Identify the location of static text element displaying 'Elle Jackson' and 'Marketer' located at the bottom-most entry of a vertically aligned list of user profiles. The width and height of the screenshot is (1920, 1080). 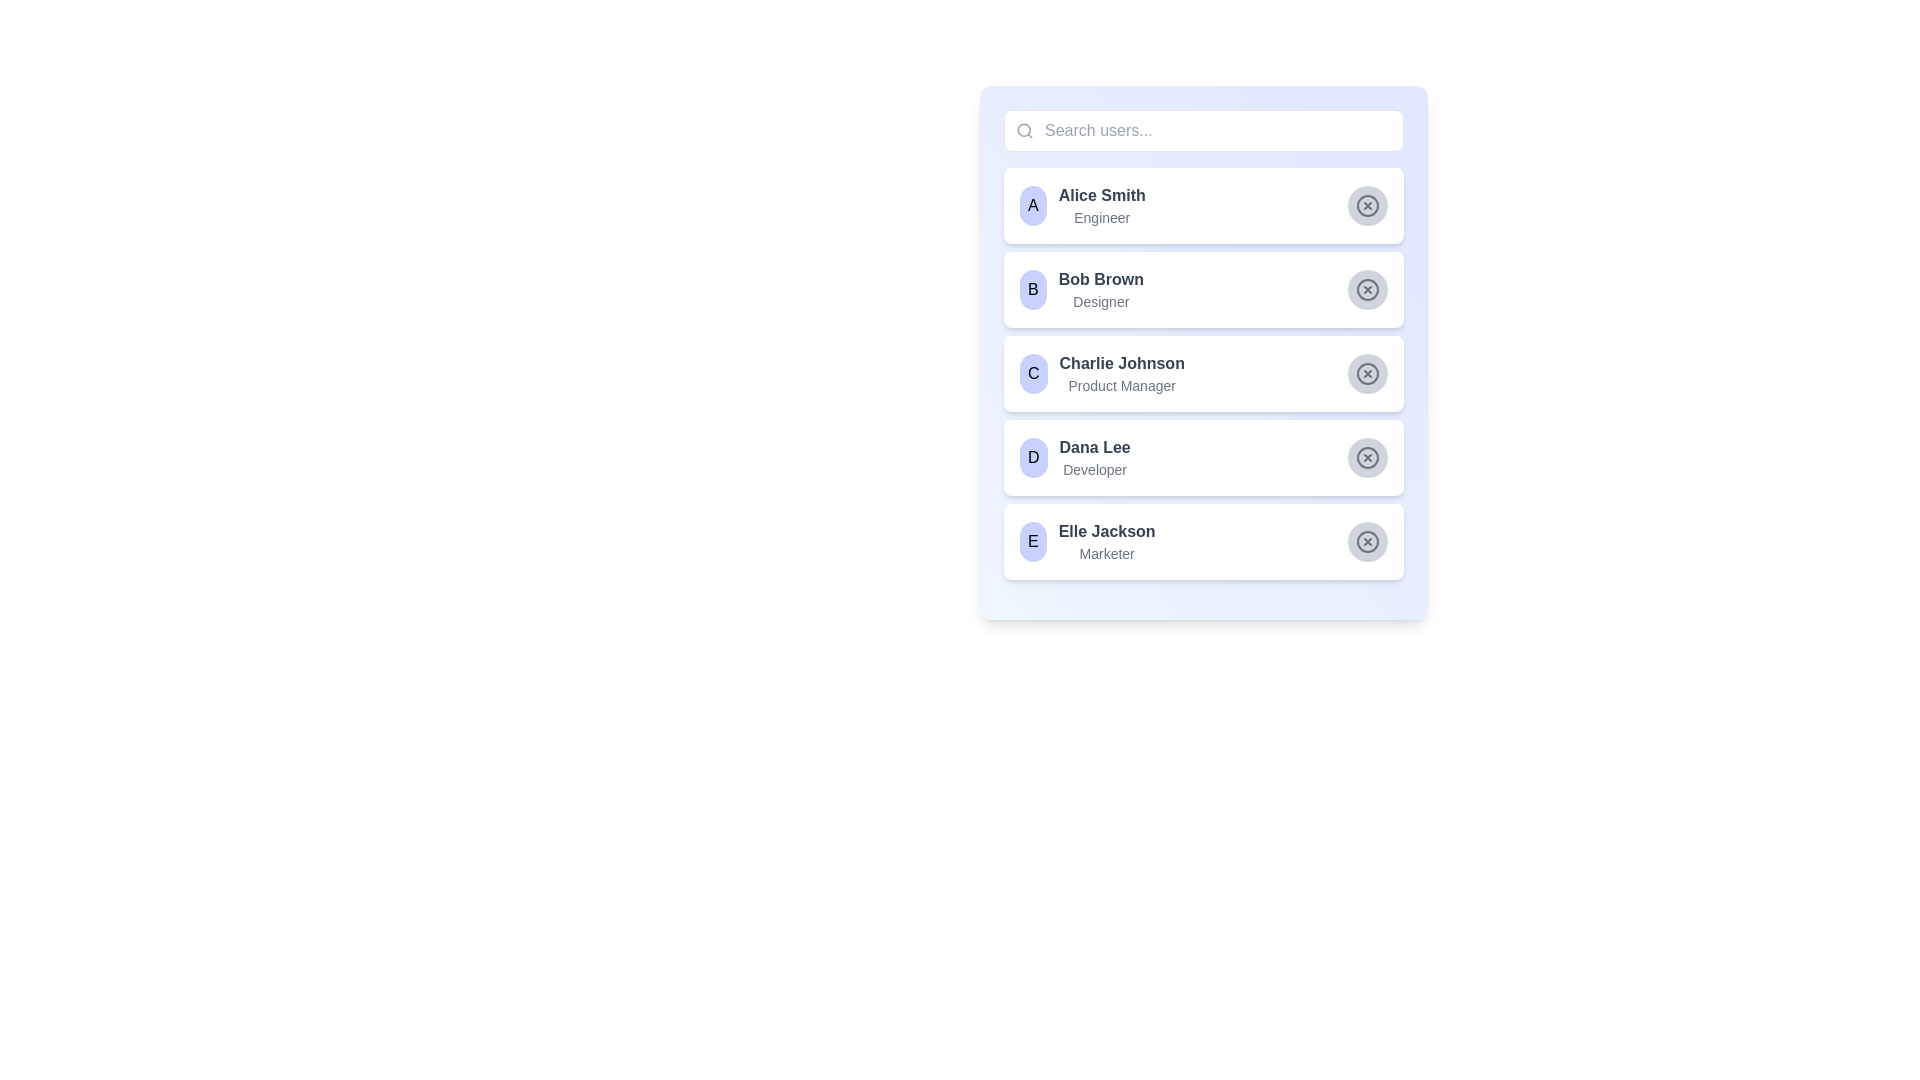
(1106, 542).